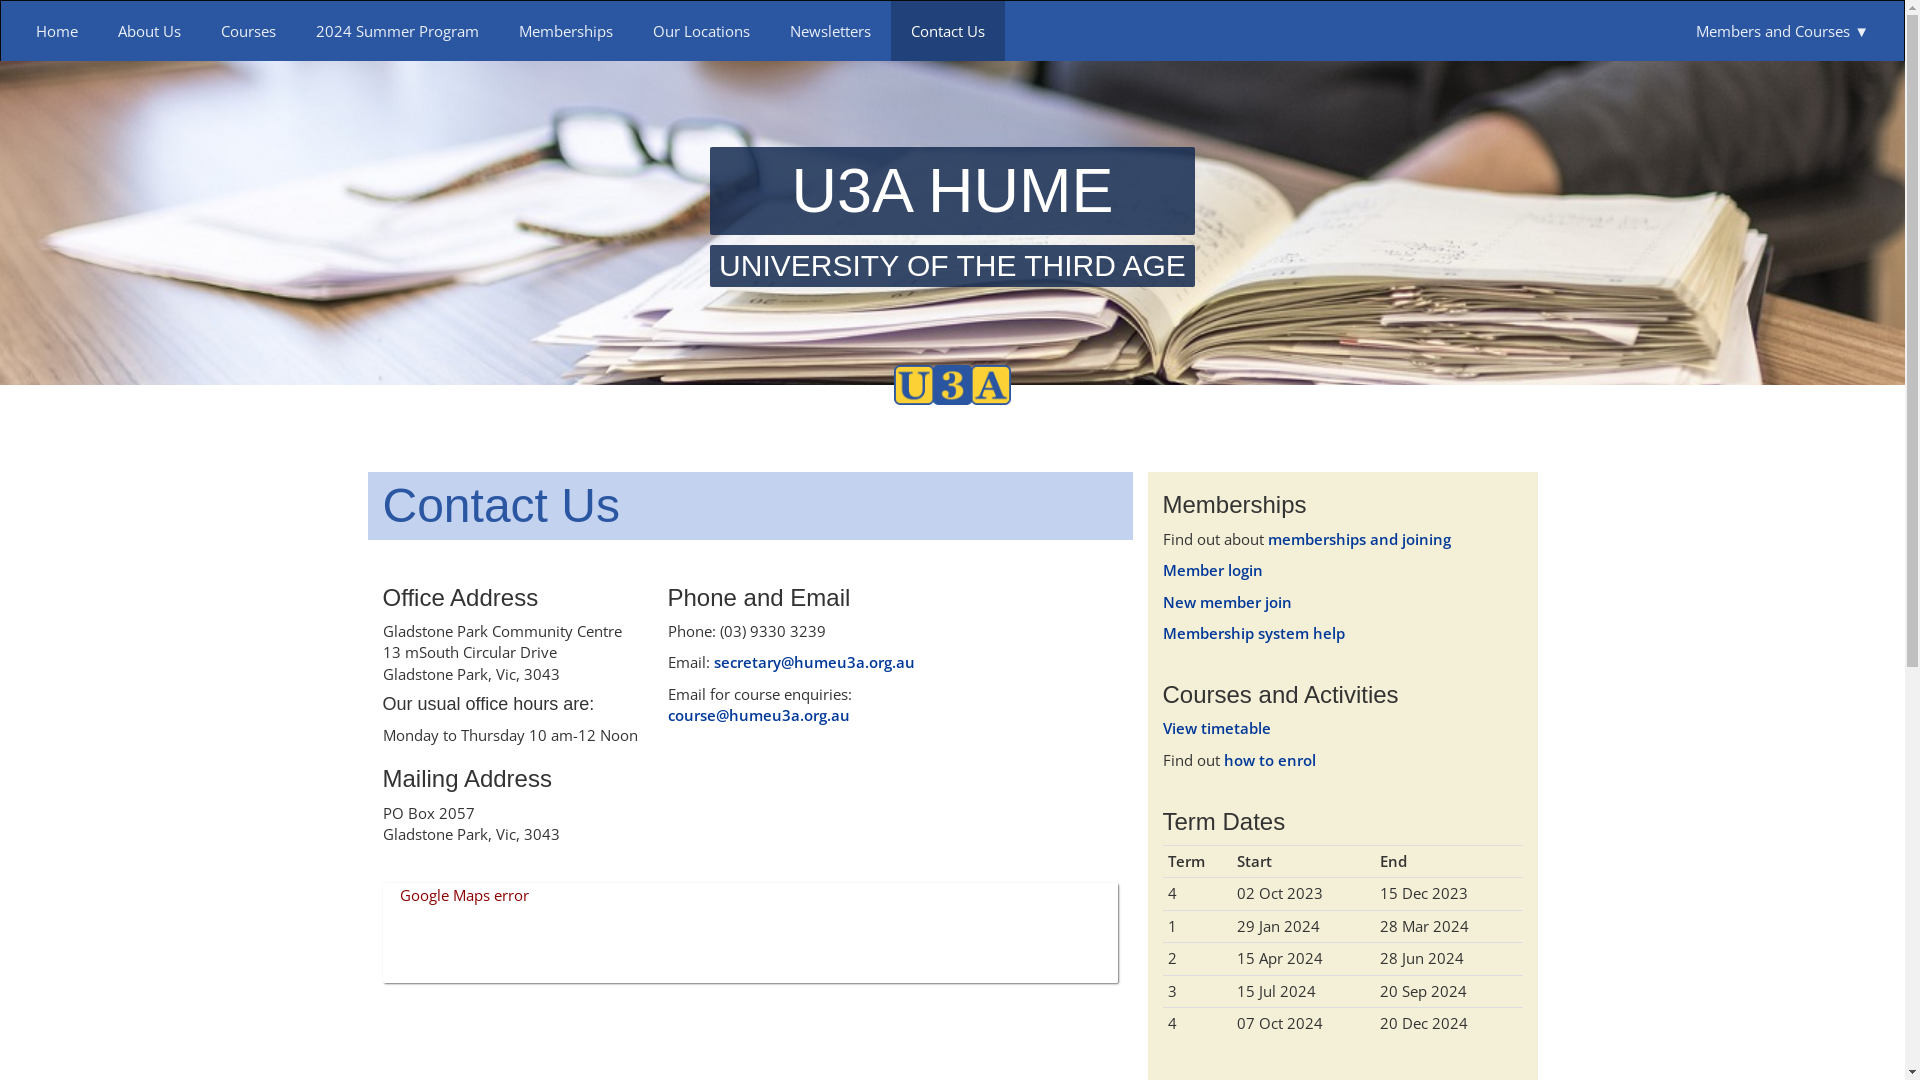 The image size is (1920, 1080). Describe the element at coordinates (1225, 600) in the screenshot. I see `'New member join'` at that location.